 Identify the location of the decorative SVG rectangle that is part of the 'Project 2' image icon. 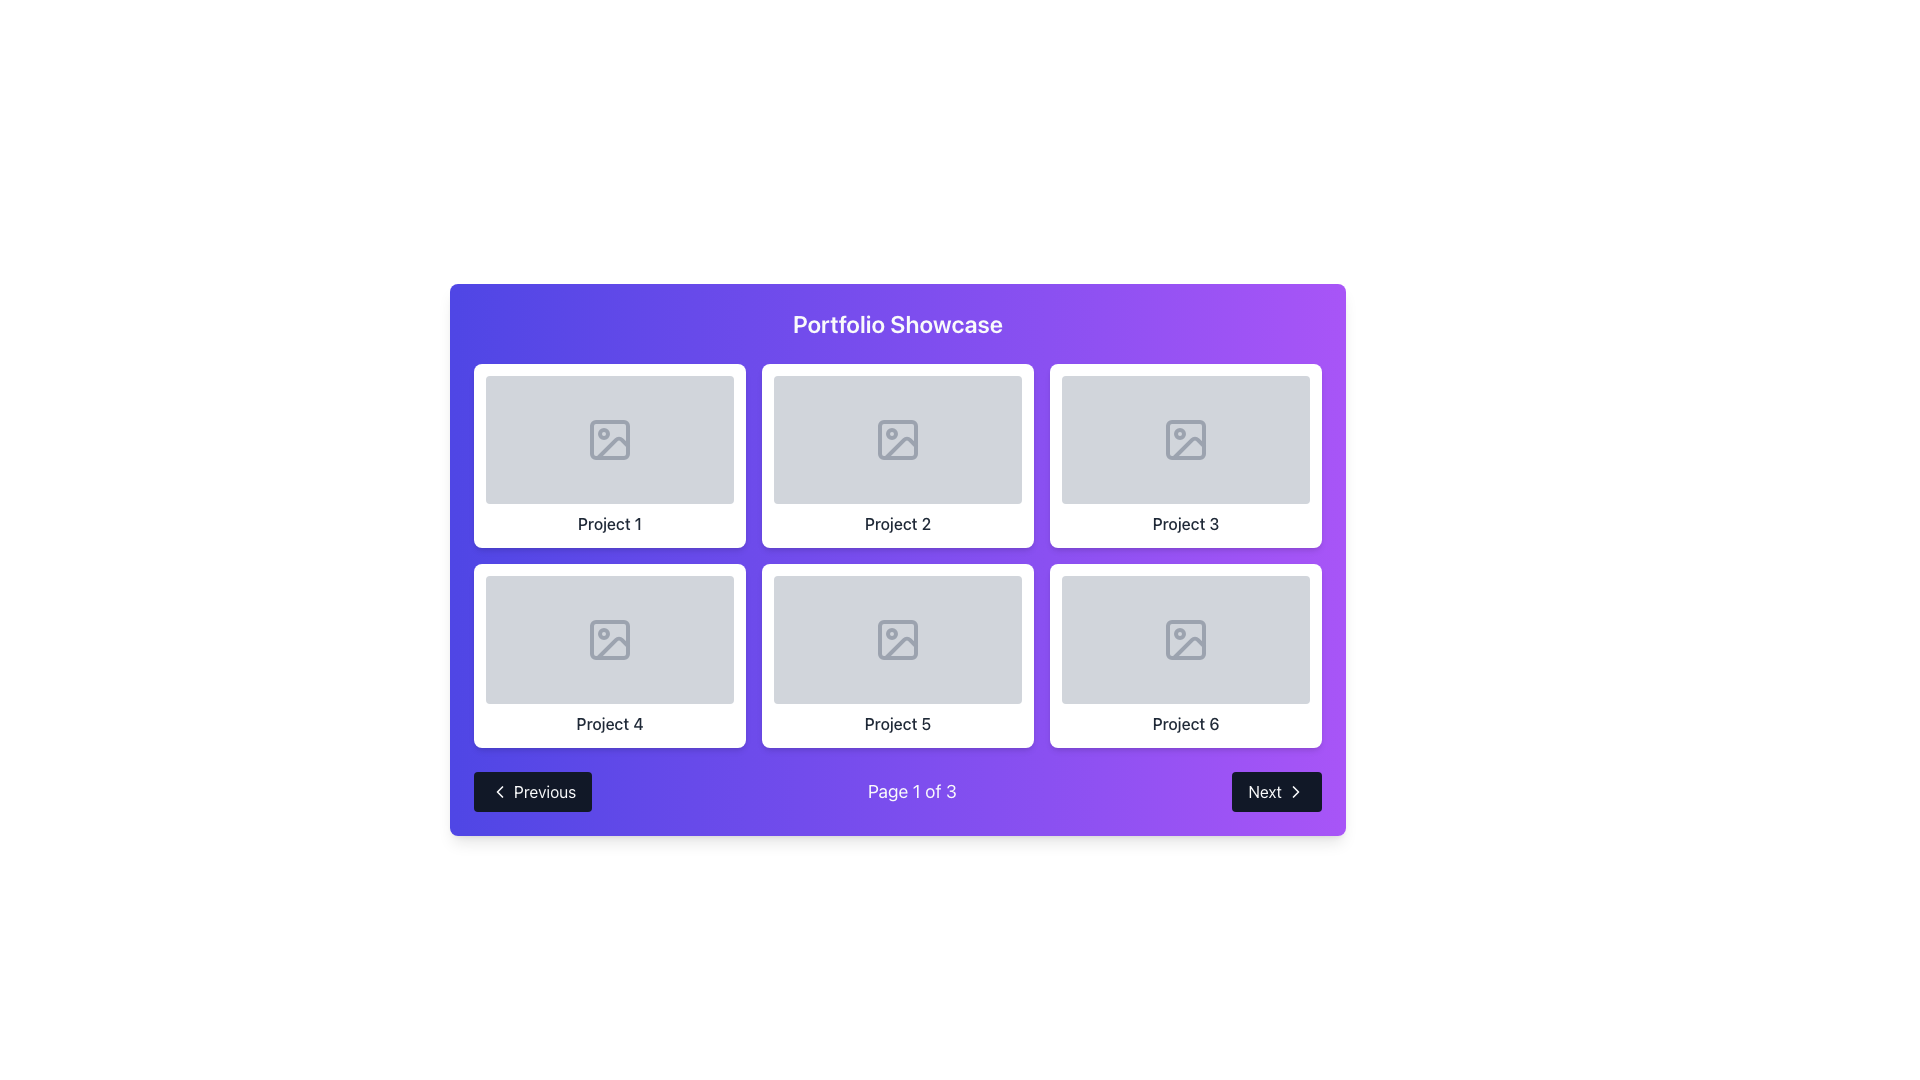
(896, 438).